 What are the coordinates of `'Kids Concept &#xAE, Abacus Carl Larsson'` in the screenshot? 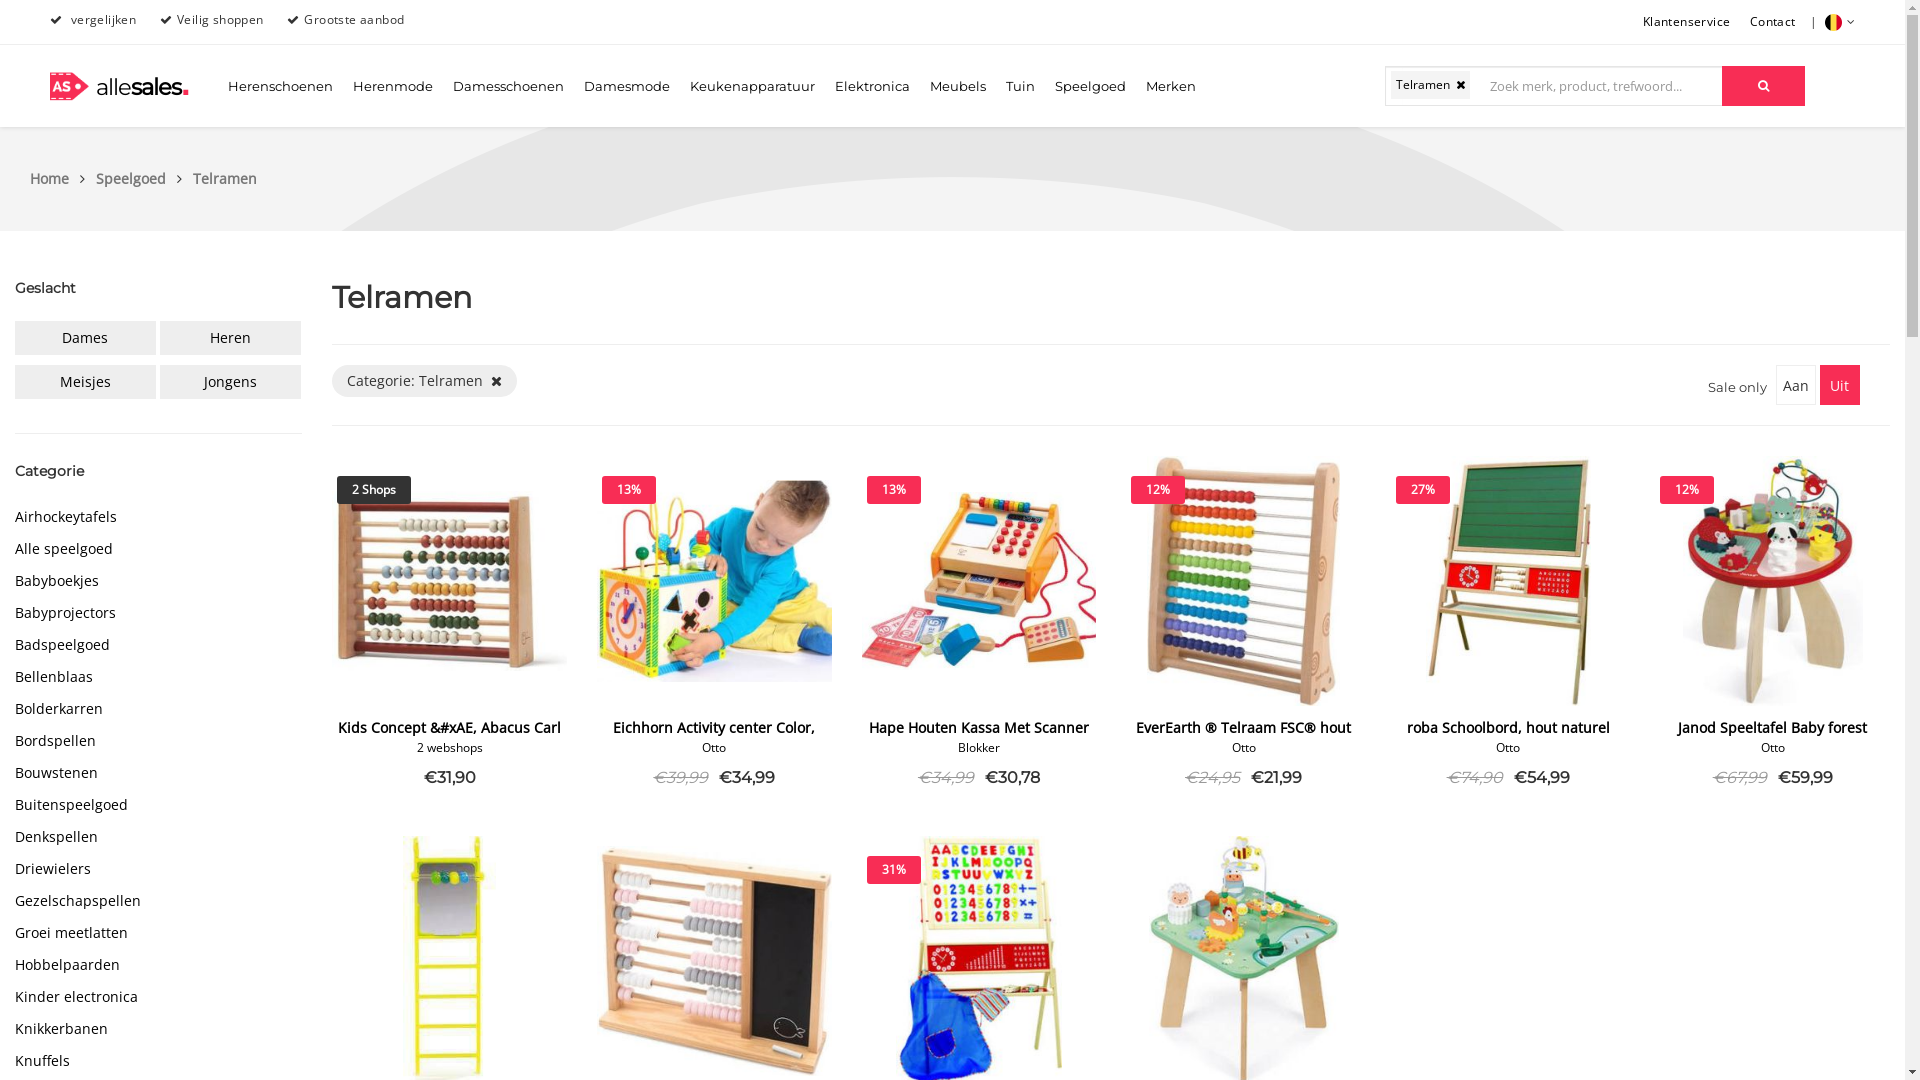 It's located at (448, 739).